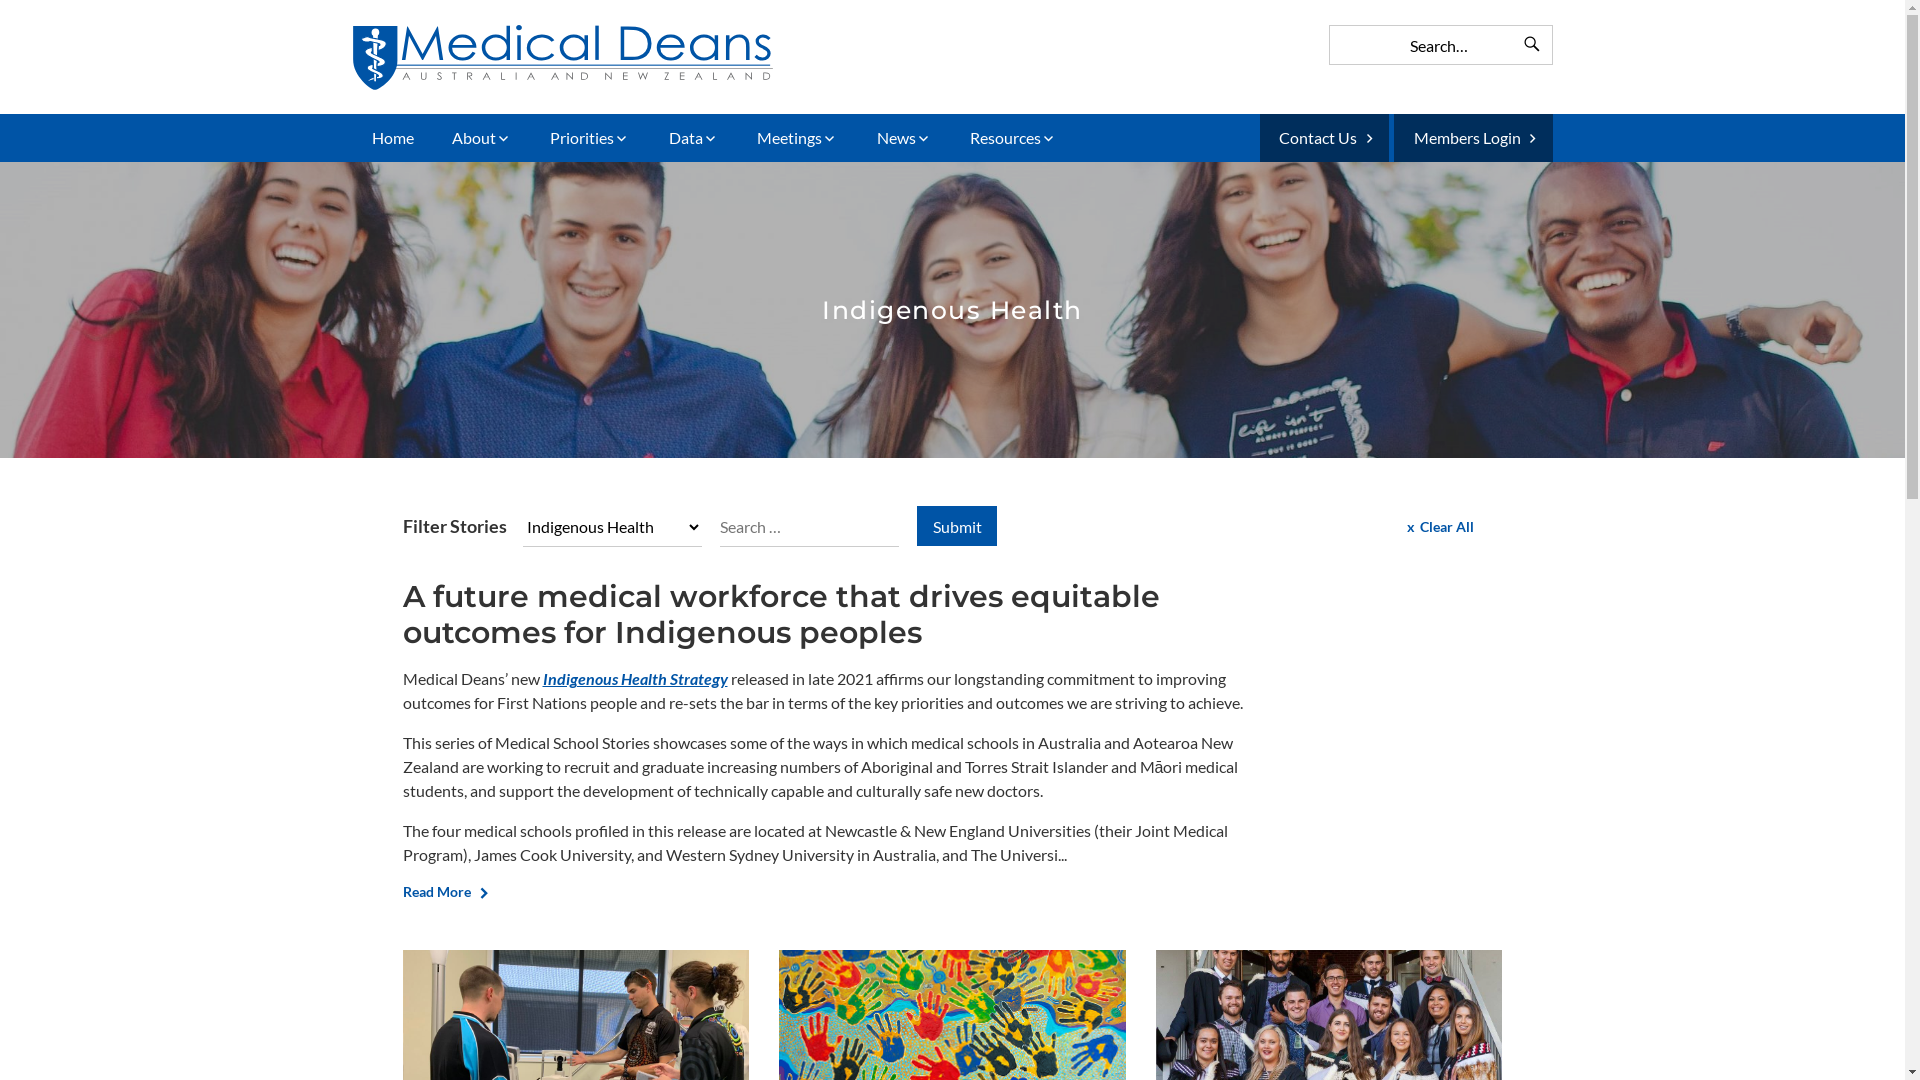 The image size is (1920, 1080). What do you see at coordinates (1405, 525) in the screenshot?
I see `'Clear All'` at bounding box center [1405, 525].